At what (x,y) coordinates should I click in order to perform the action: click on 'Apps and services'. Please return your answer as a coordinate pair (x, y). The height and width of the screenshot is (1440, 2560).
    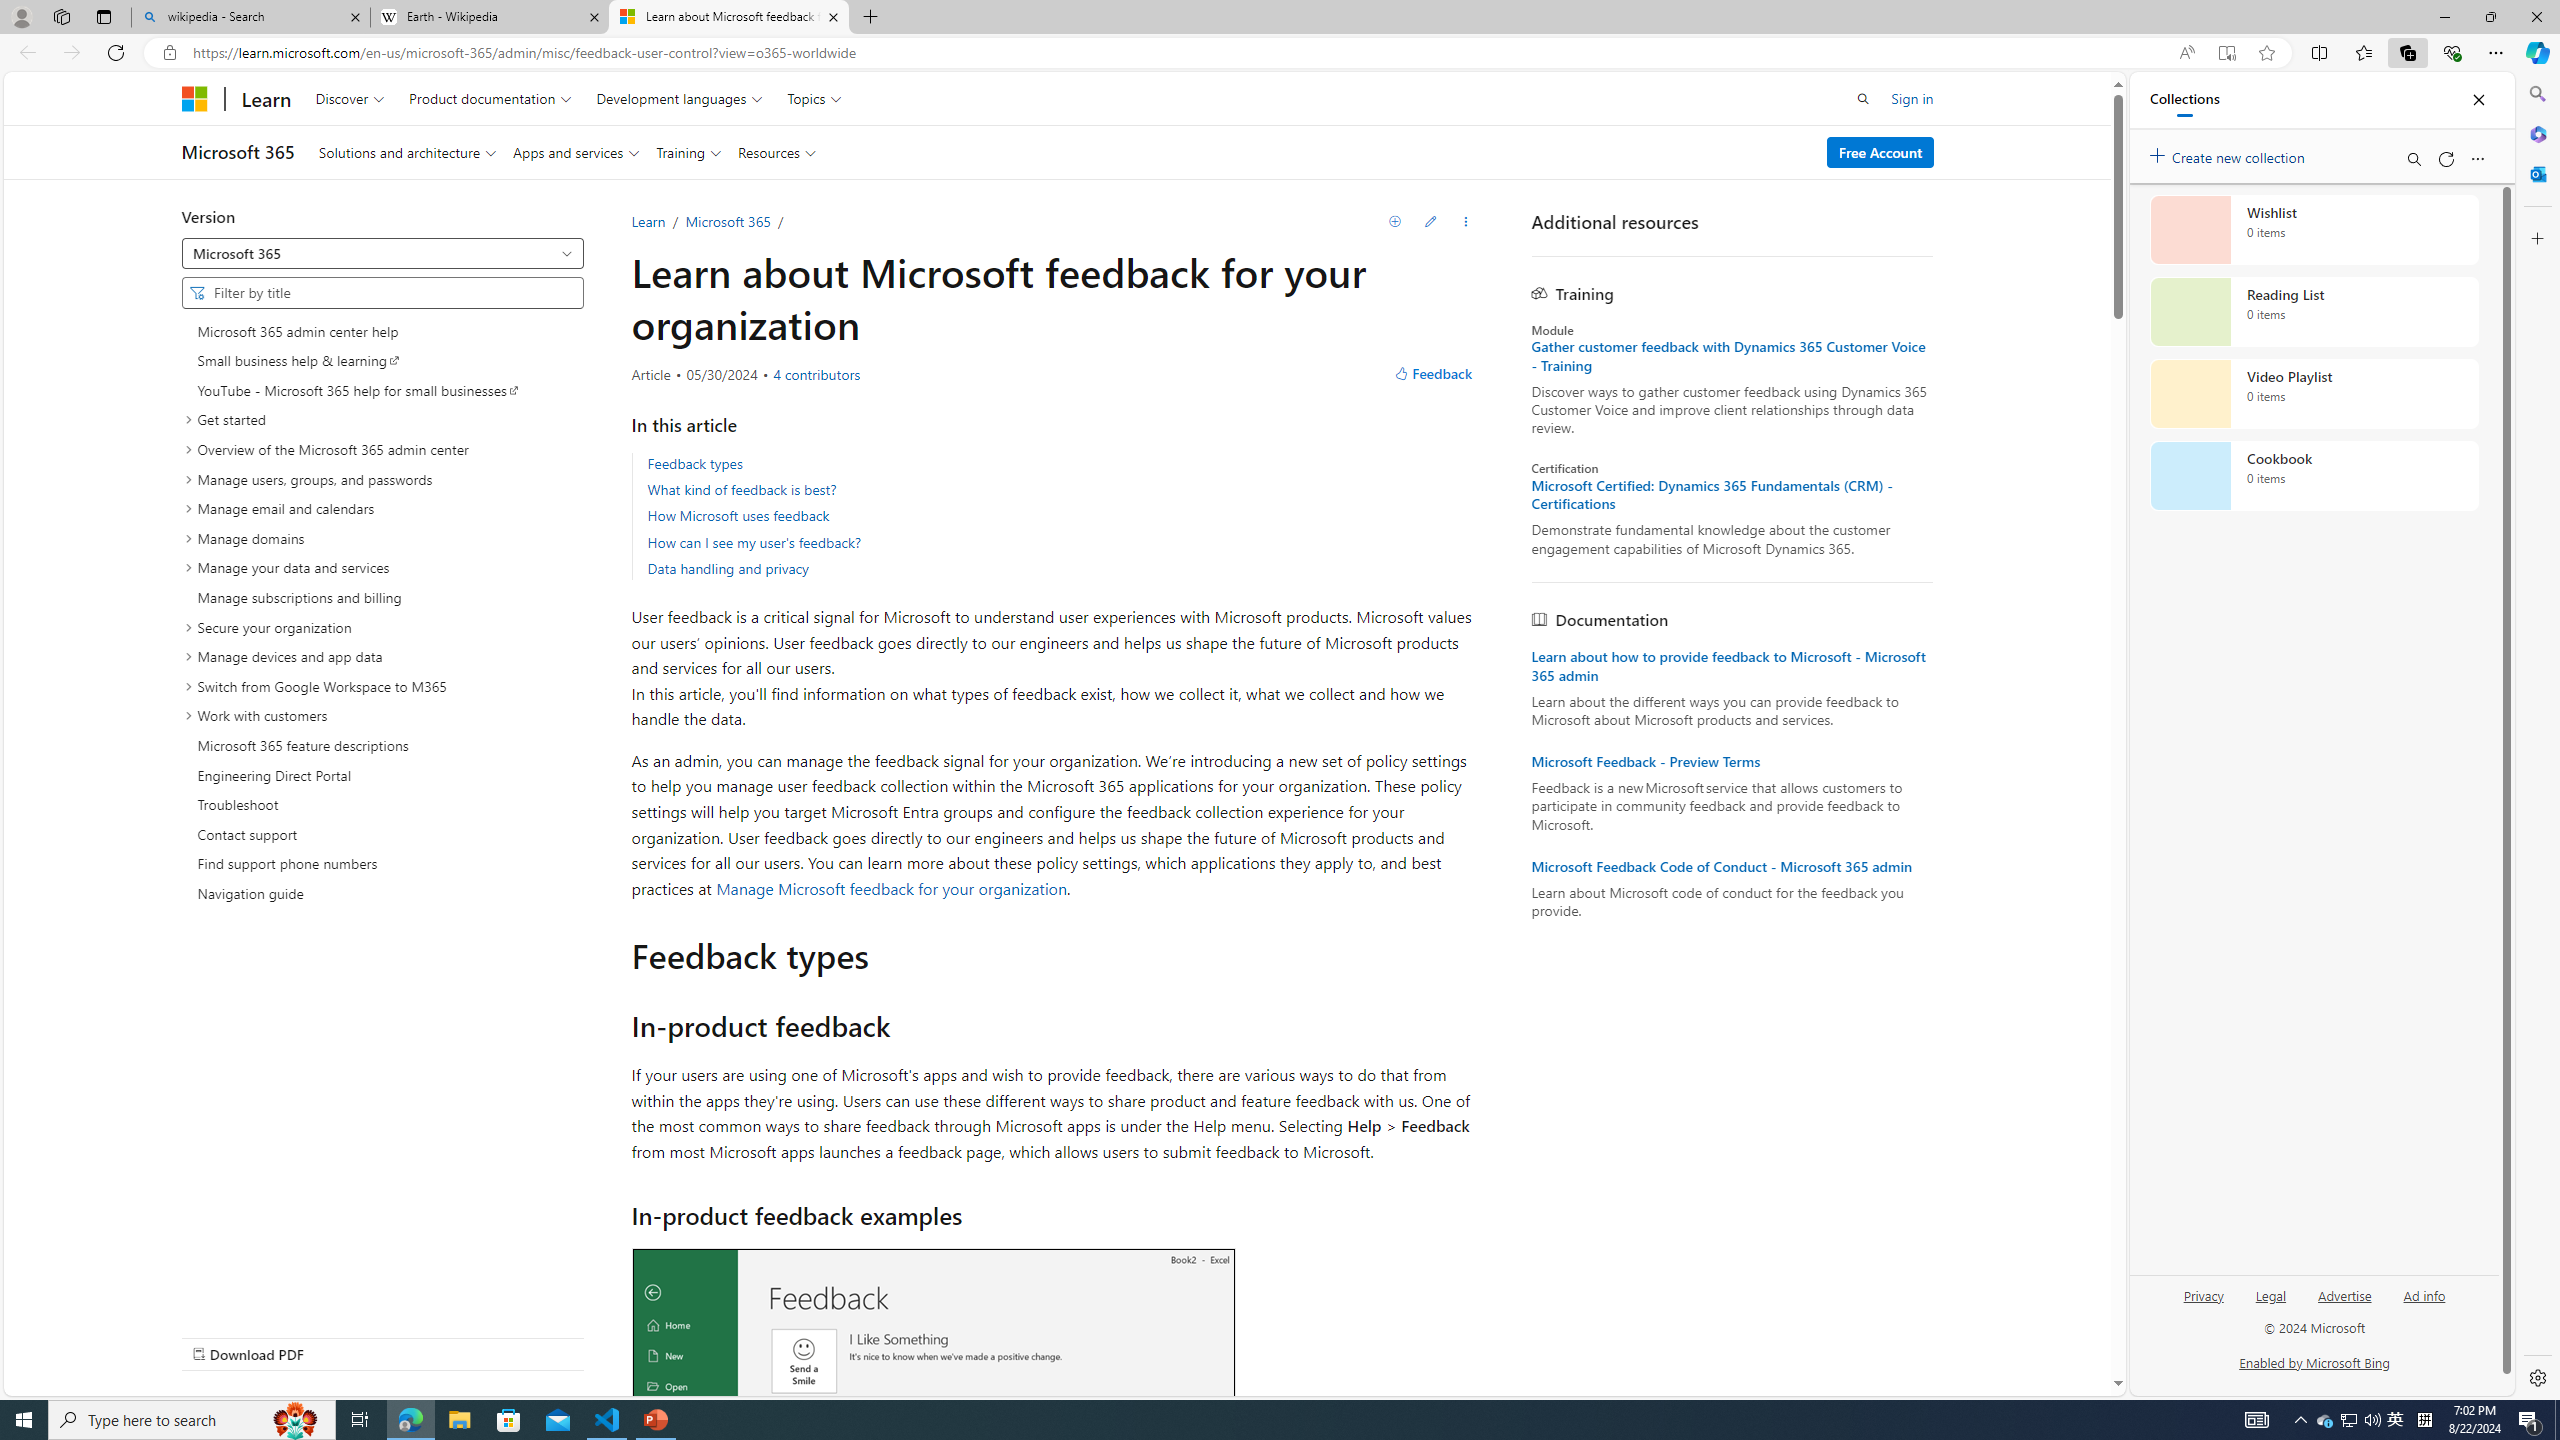
    Looking at the image, I should click on (576, 152).